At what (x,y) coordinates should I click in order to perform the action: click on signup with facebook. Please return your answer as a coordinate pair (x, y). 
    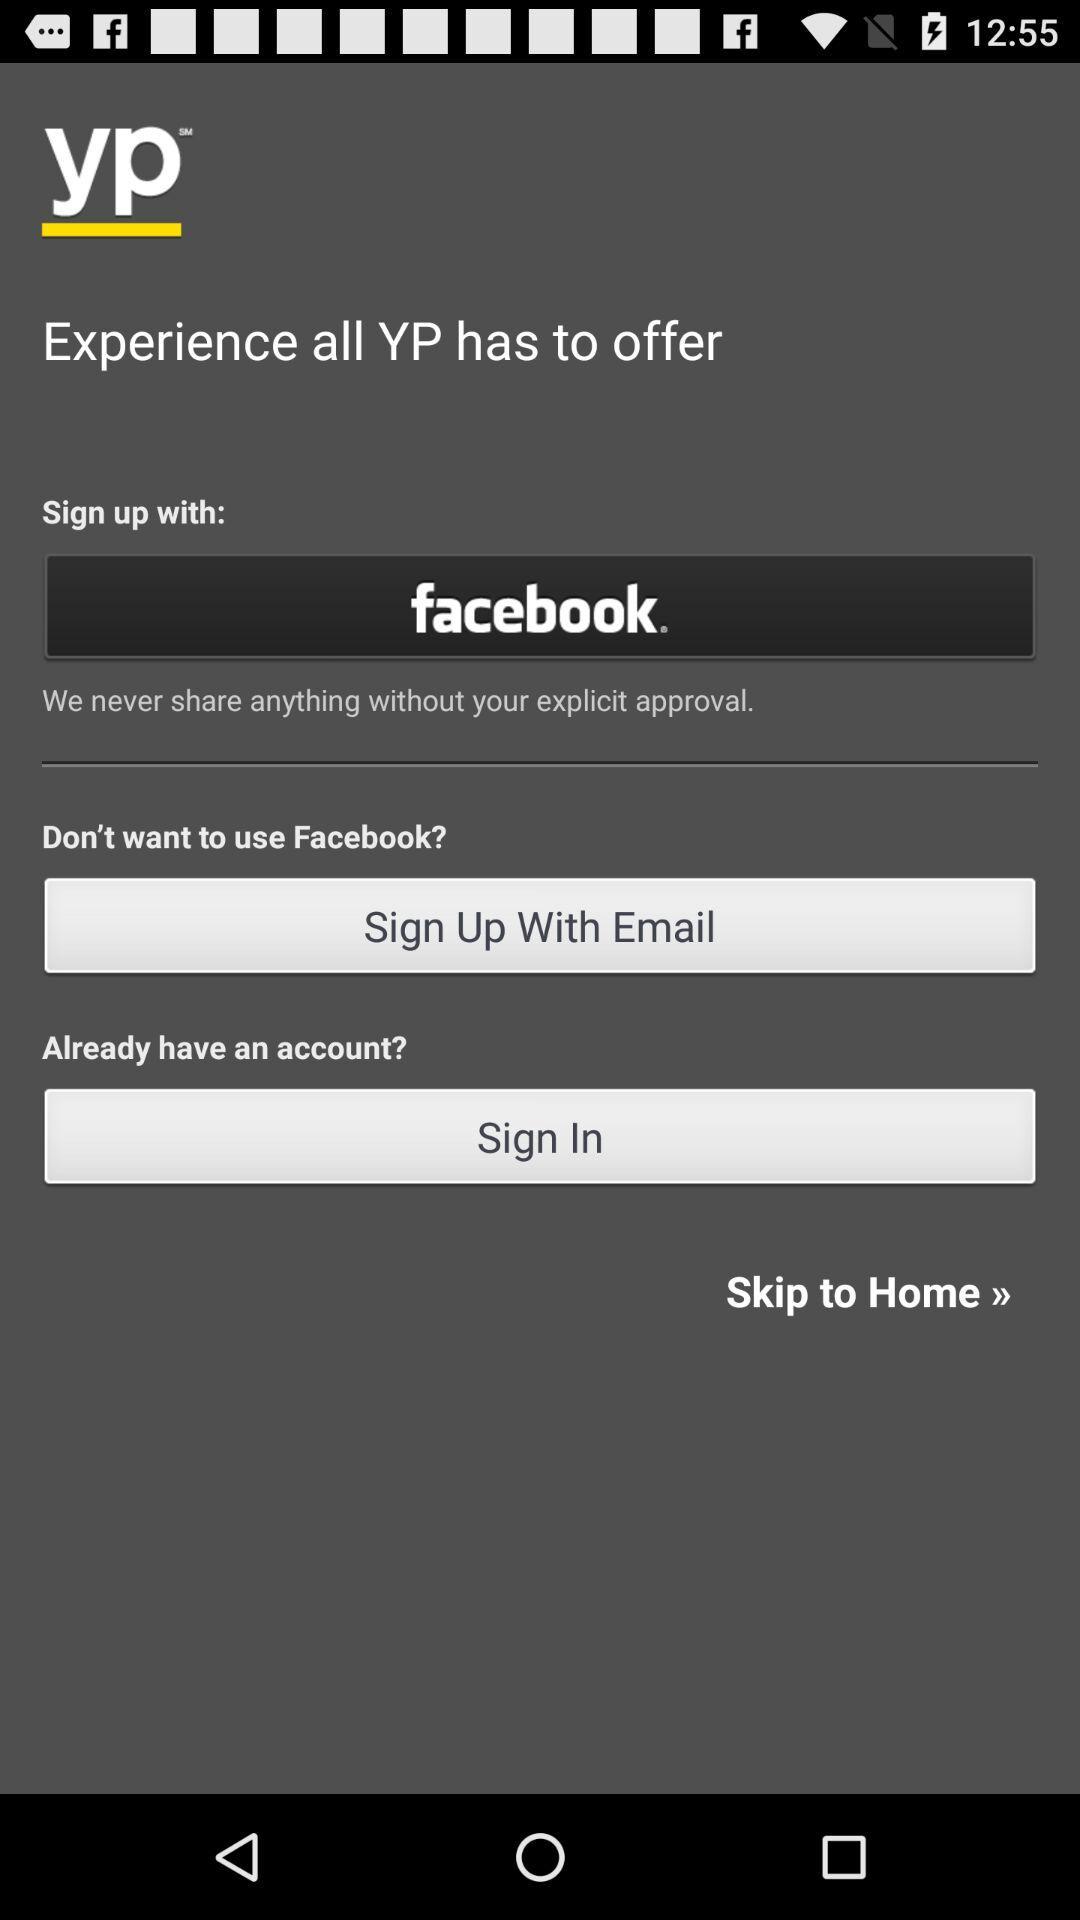
    Looking at the image, I should click on (540, 604).